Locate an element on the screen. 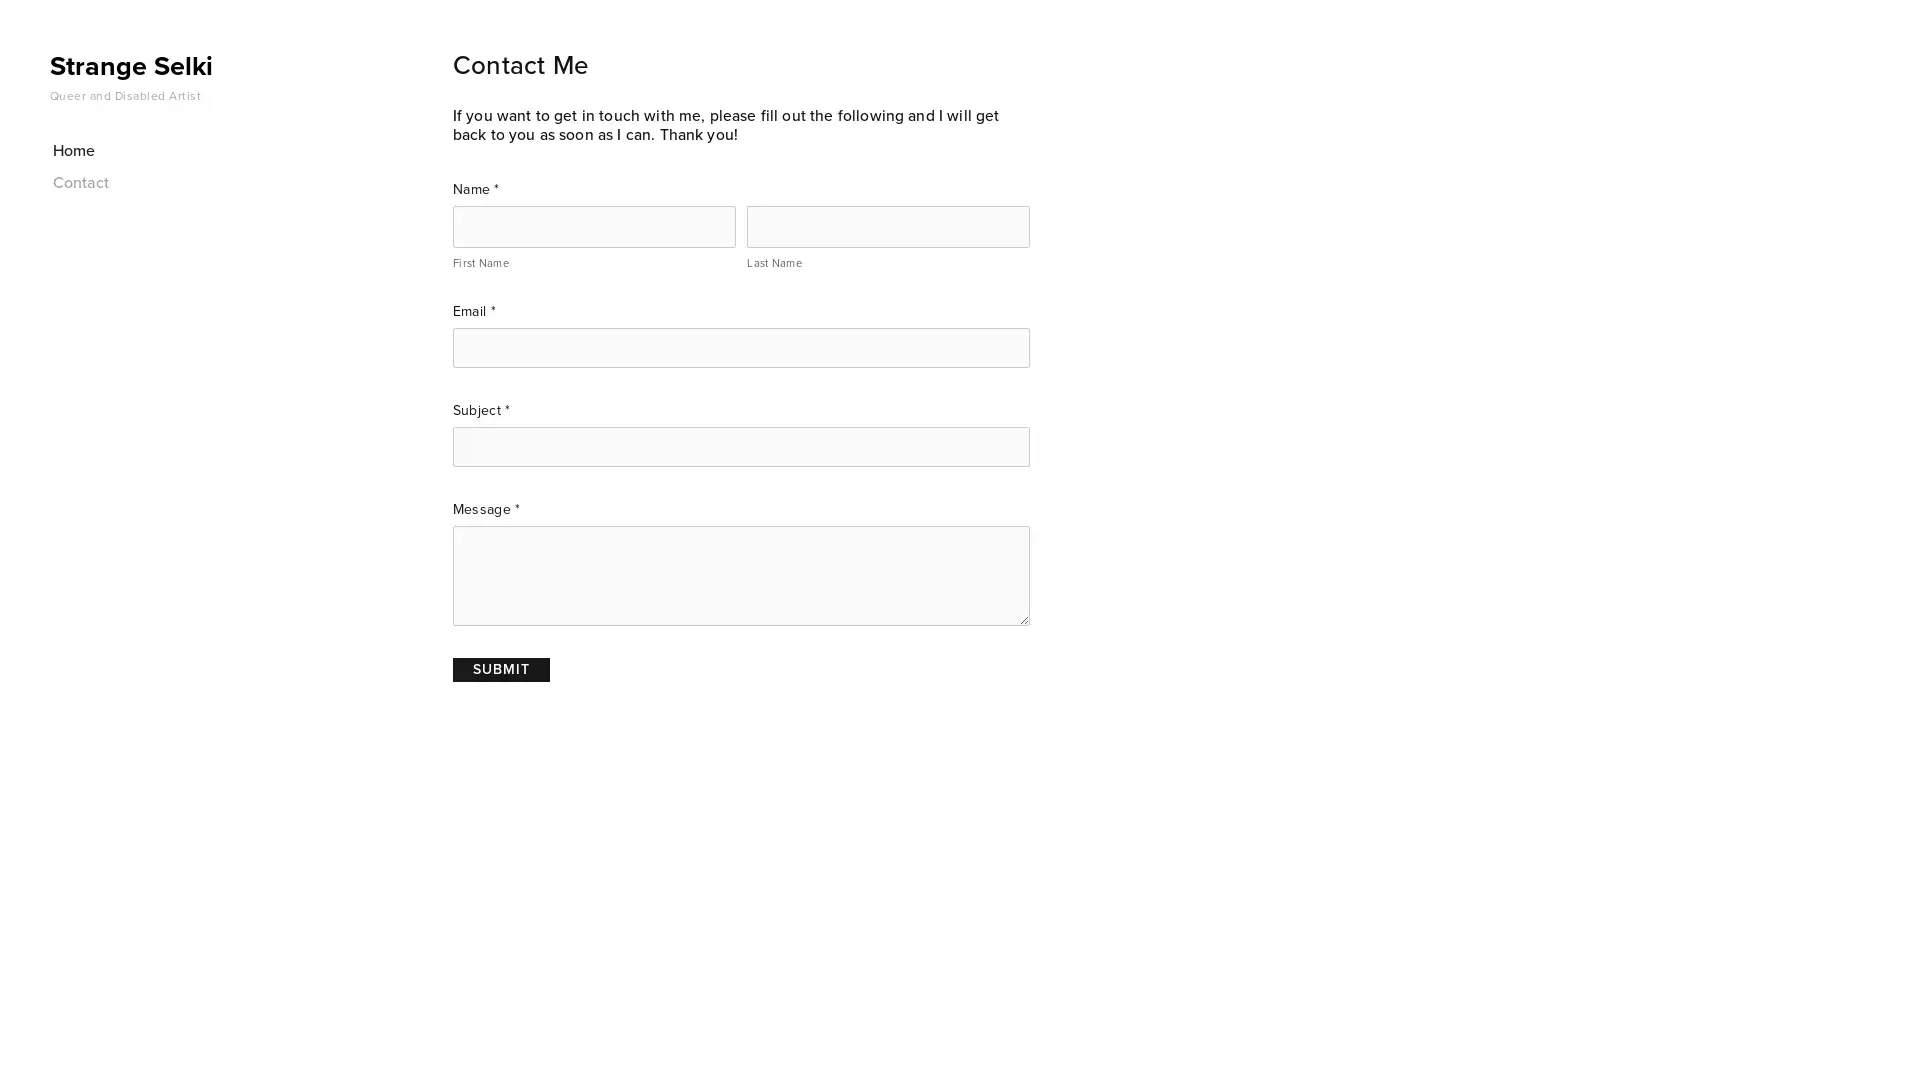  Submit is located at coordinates (500, 668).